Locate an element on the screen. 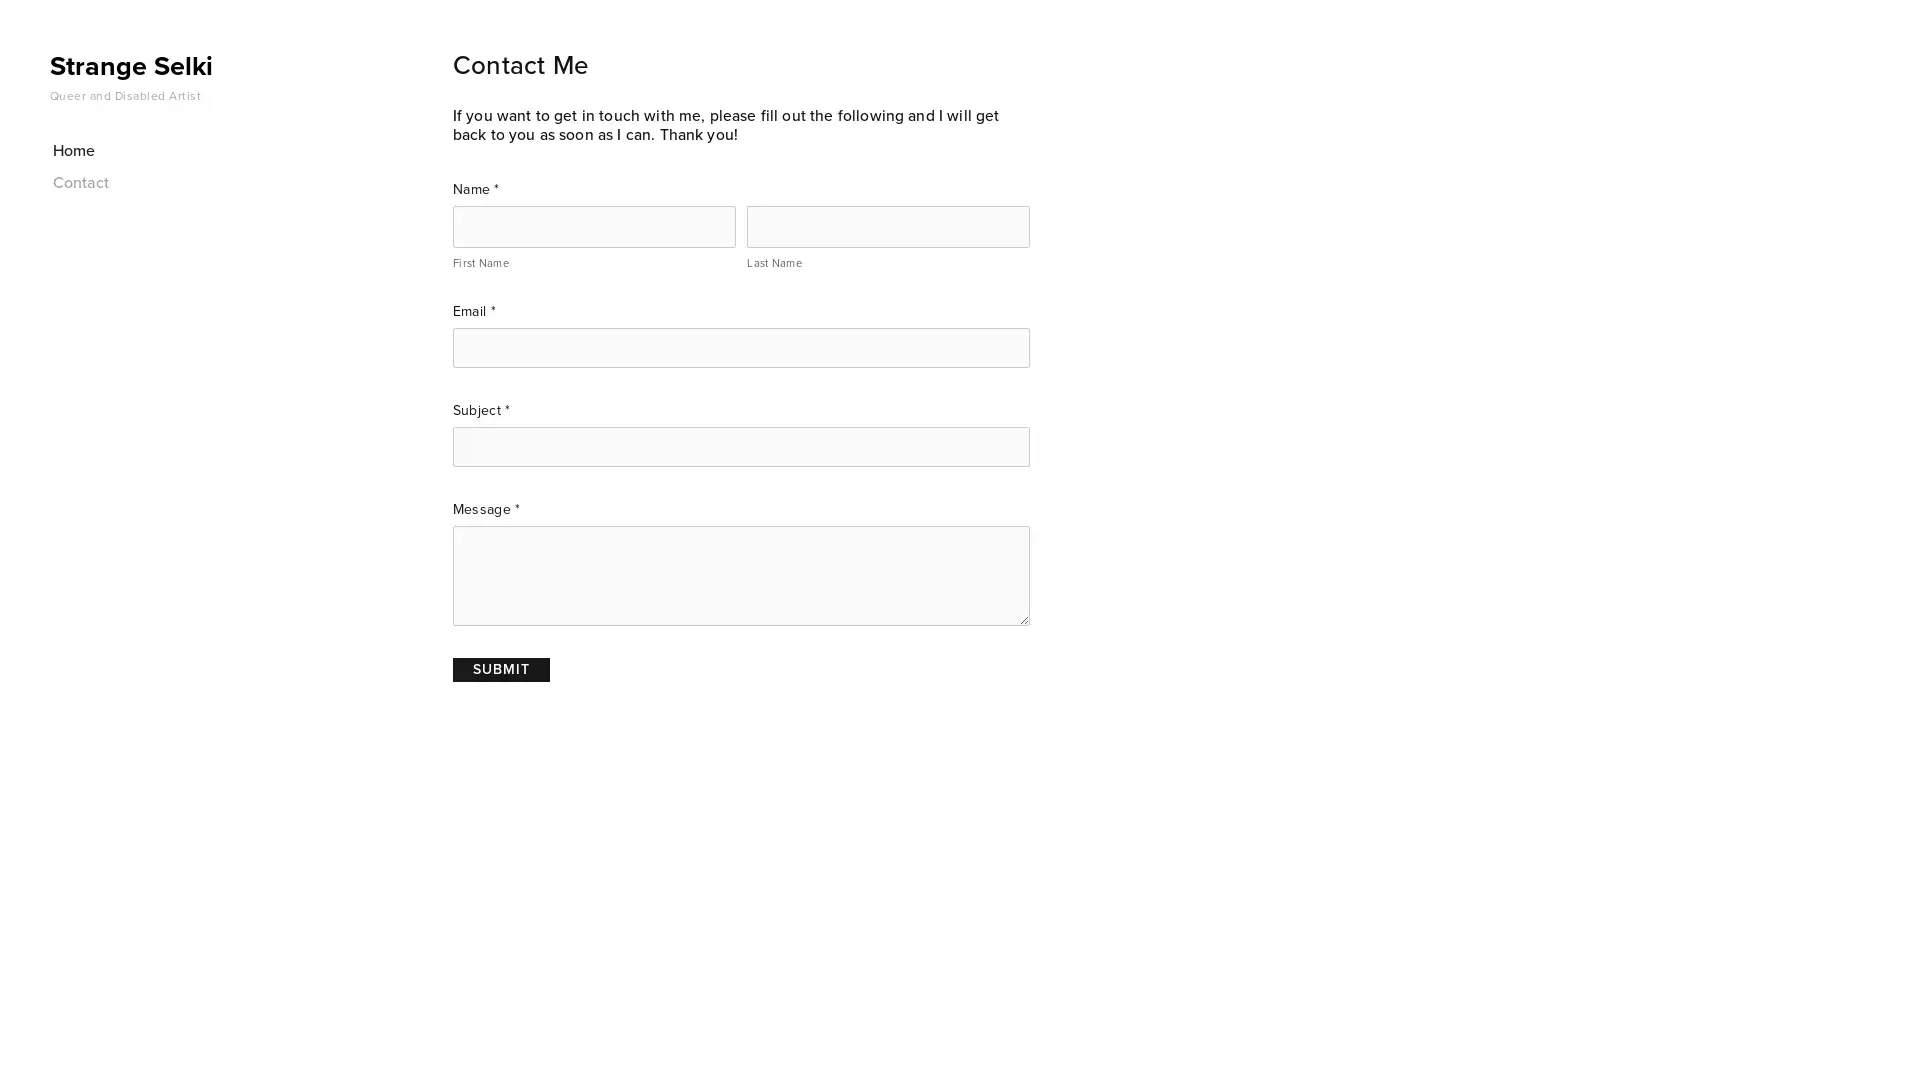  Submit is located at coordinates (500, 668).